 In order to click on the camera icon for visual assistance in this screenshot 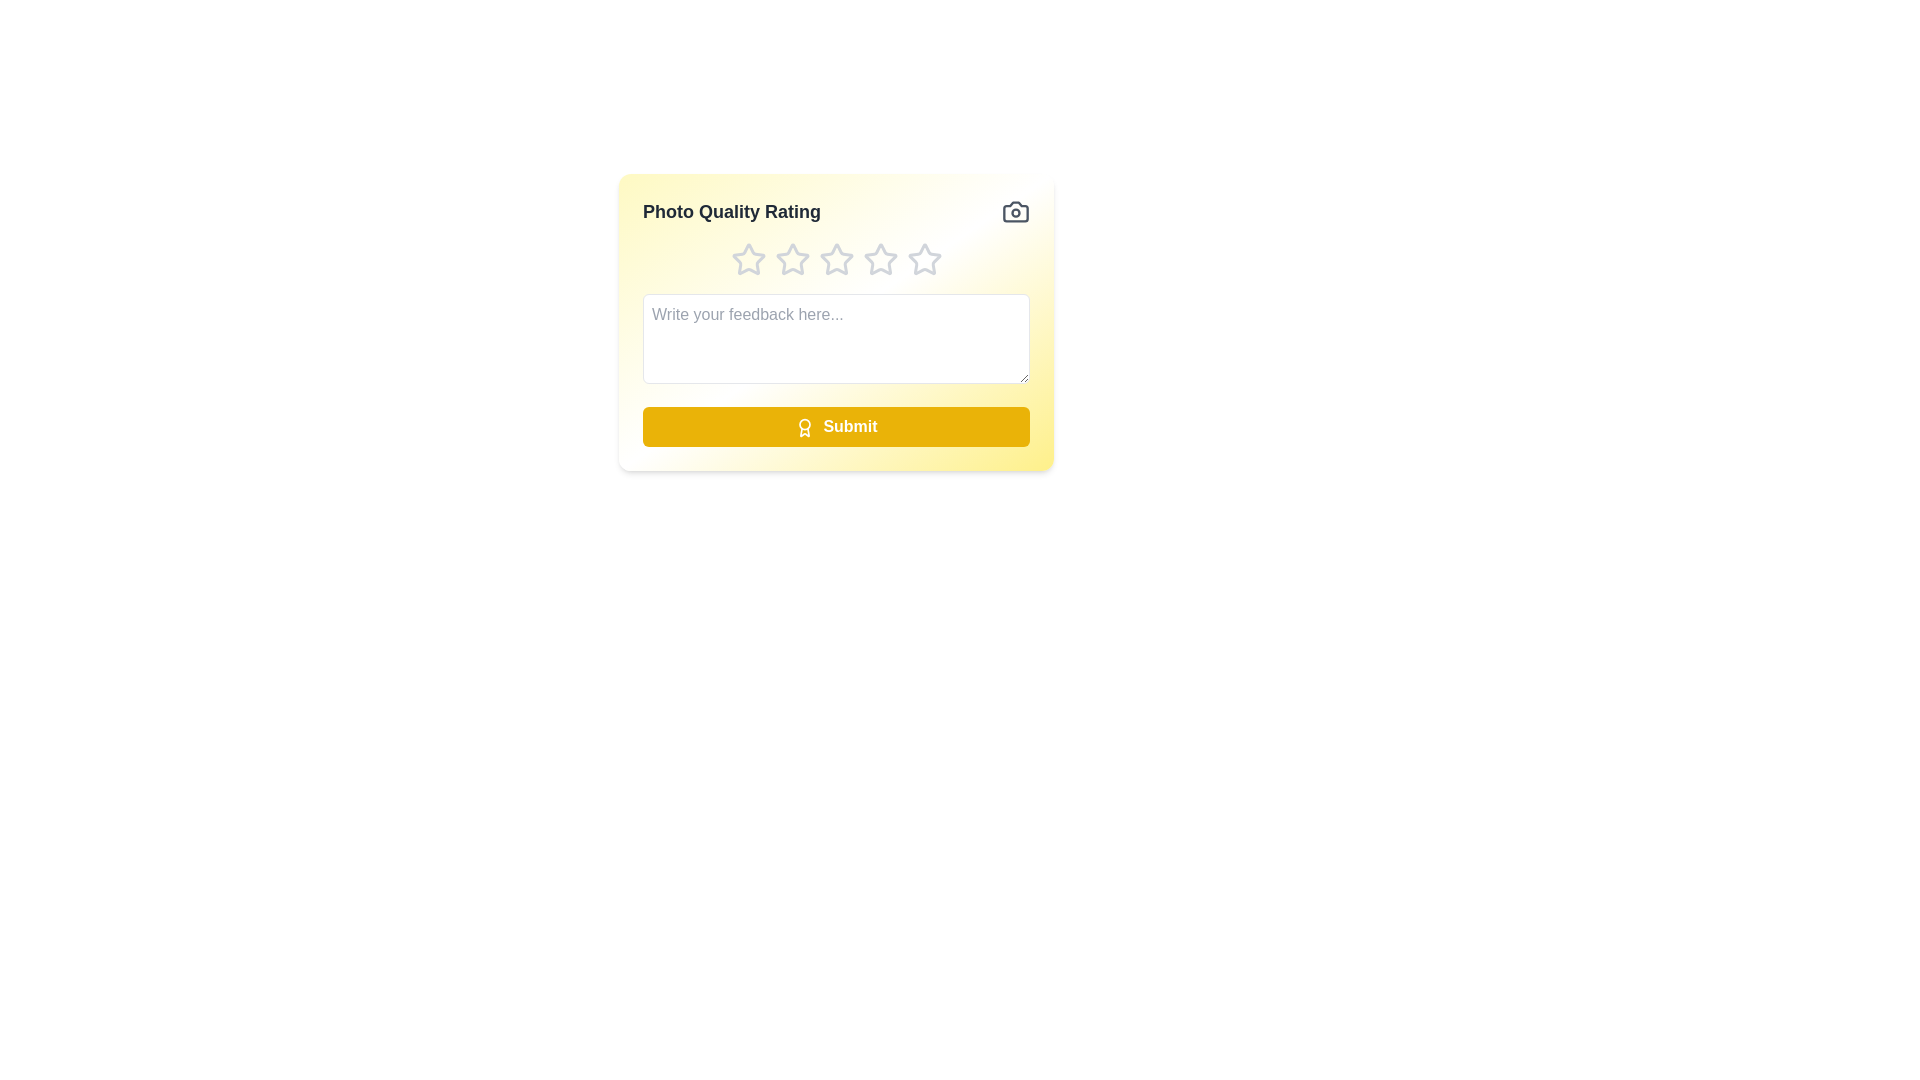, I will do `click(1016, 212)`.